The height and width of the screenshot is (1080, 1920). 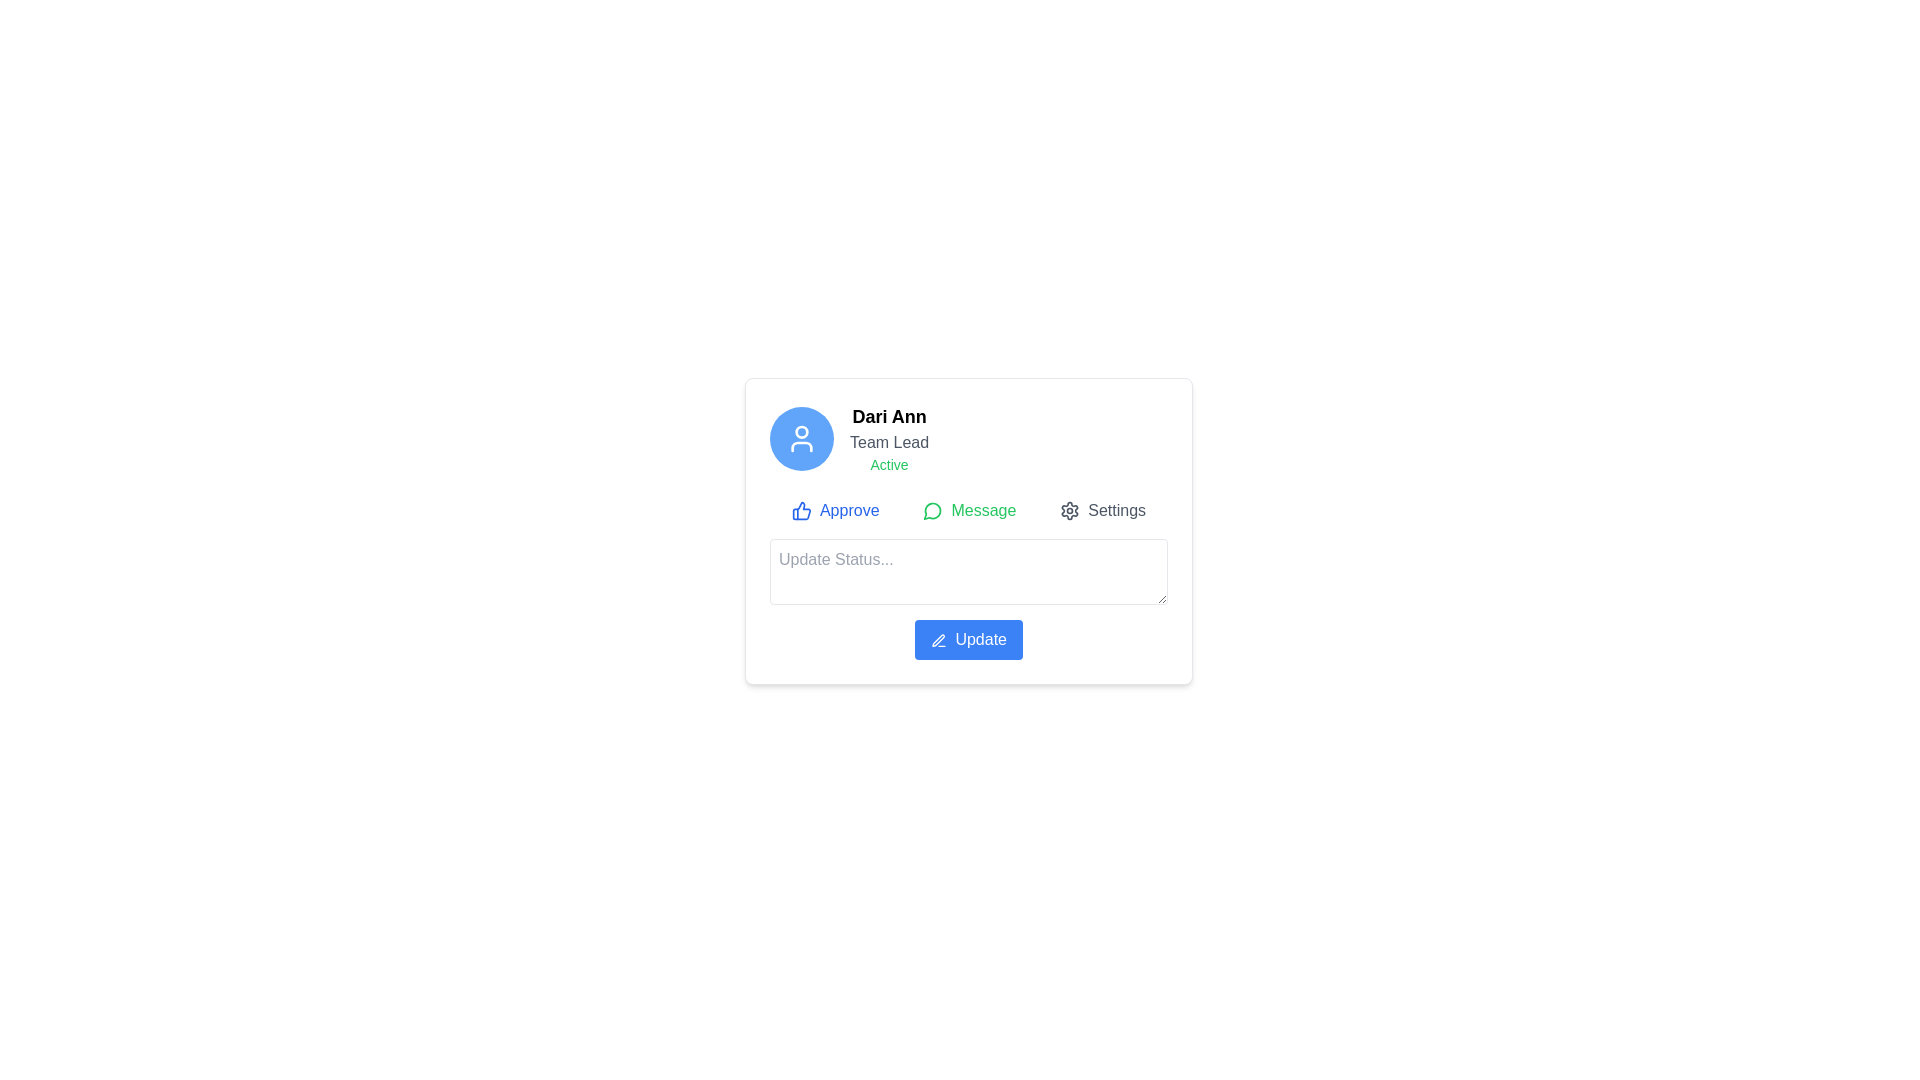 What do you see at coordinates (1069, 509) in the screenshot?
I see `the gear icon located in the top-right section of the card interface` at bounding box center [1069, 509].